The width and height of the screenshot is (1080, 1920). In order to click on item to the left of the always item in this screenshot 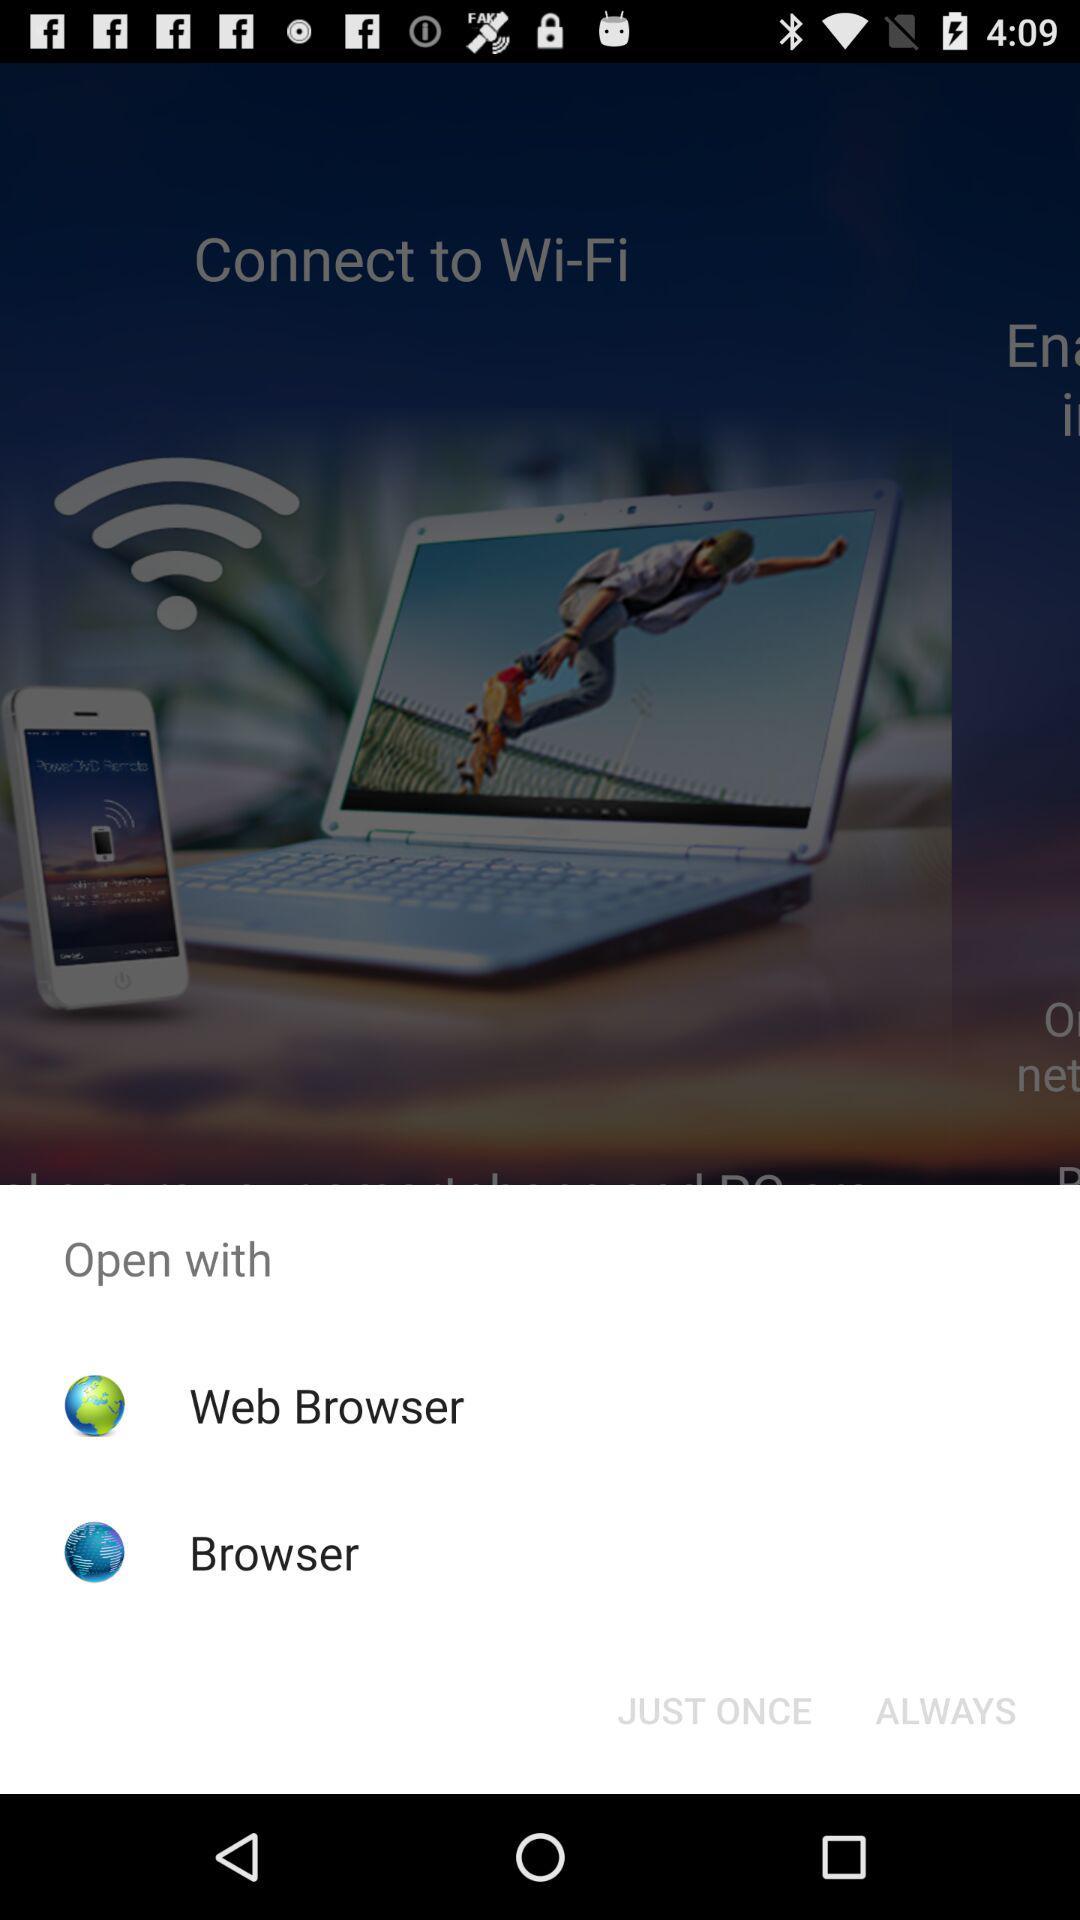, I will do `click(713, 1708)`.